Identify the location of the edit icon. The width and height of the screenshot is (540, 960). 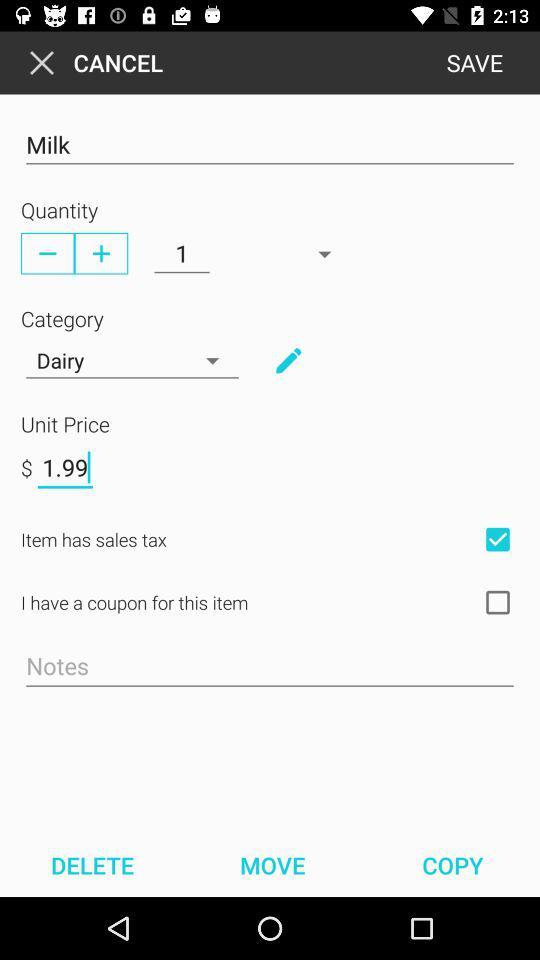
(287, 360).